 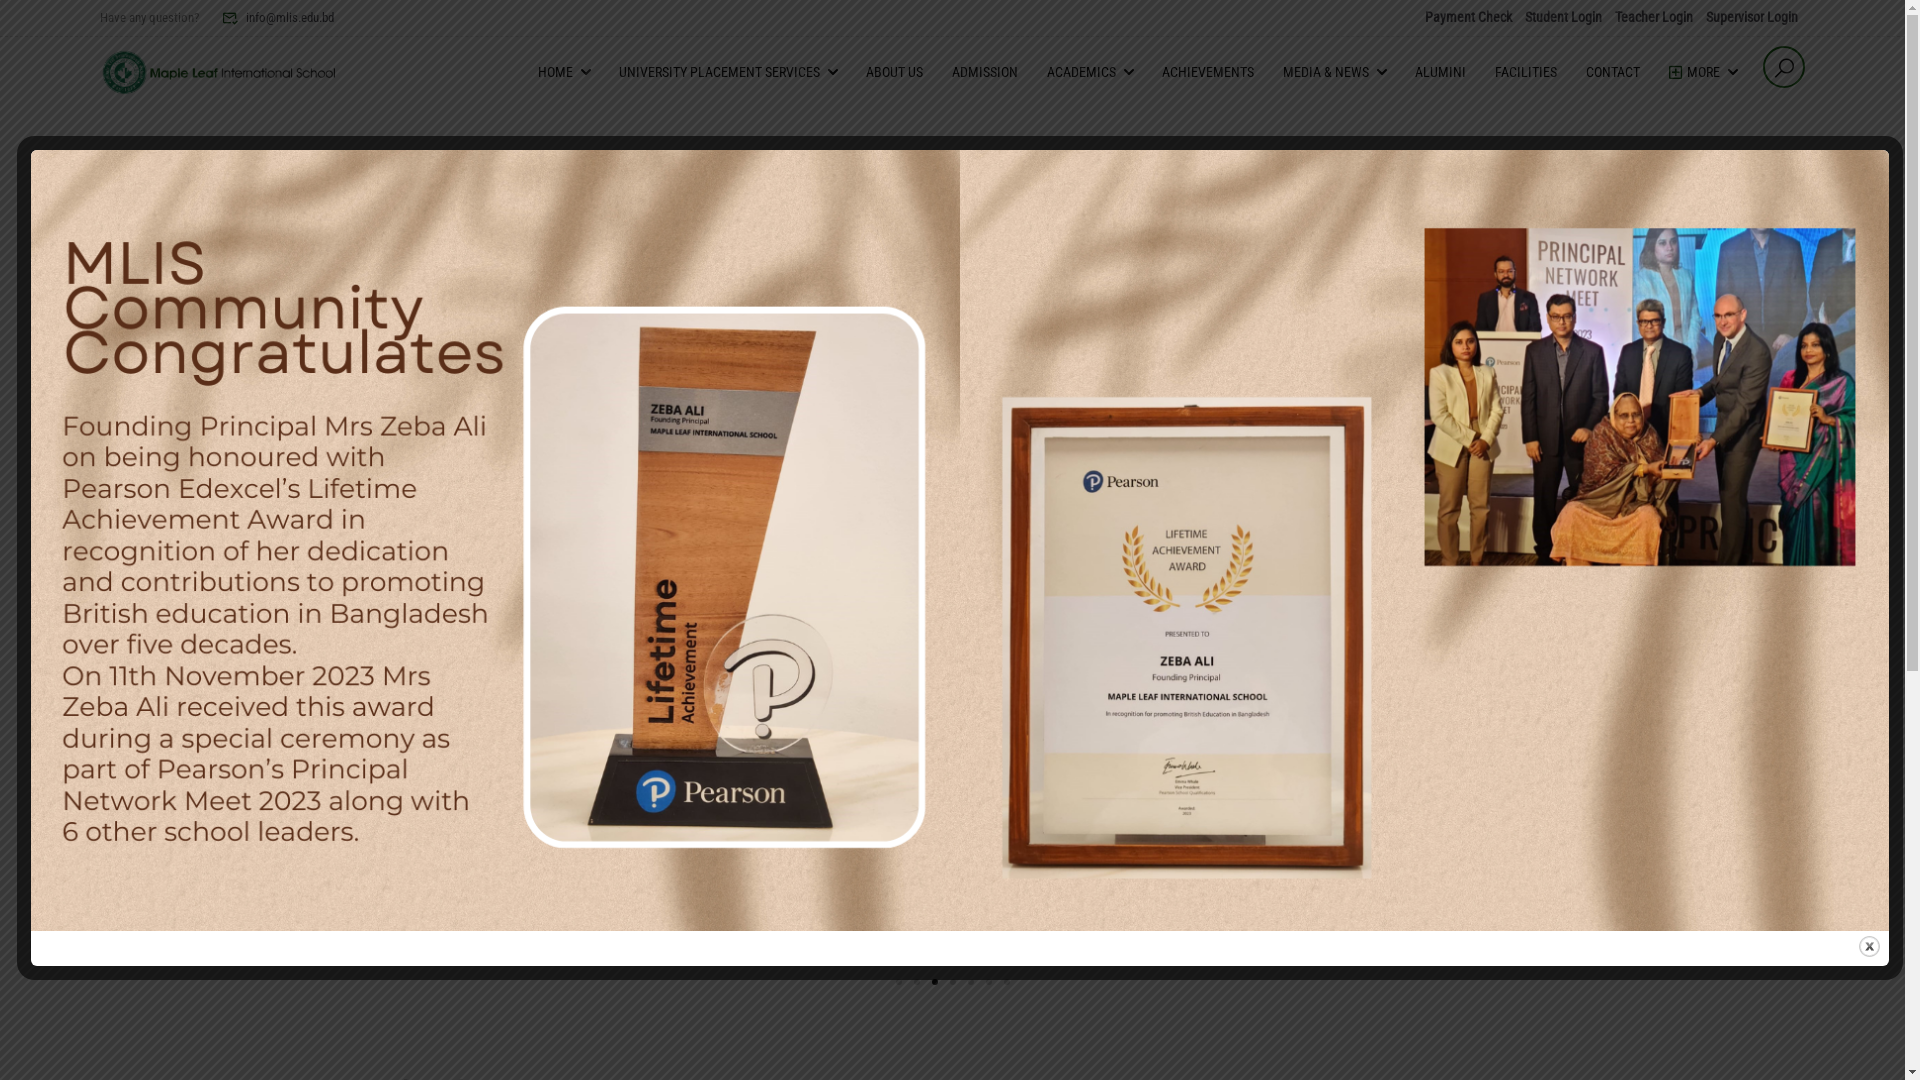 I want to click on 'Supervisor Login', so click(x=1751, y=16).